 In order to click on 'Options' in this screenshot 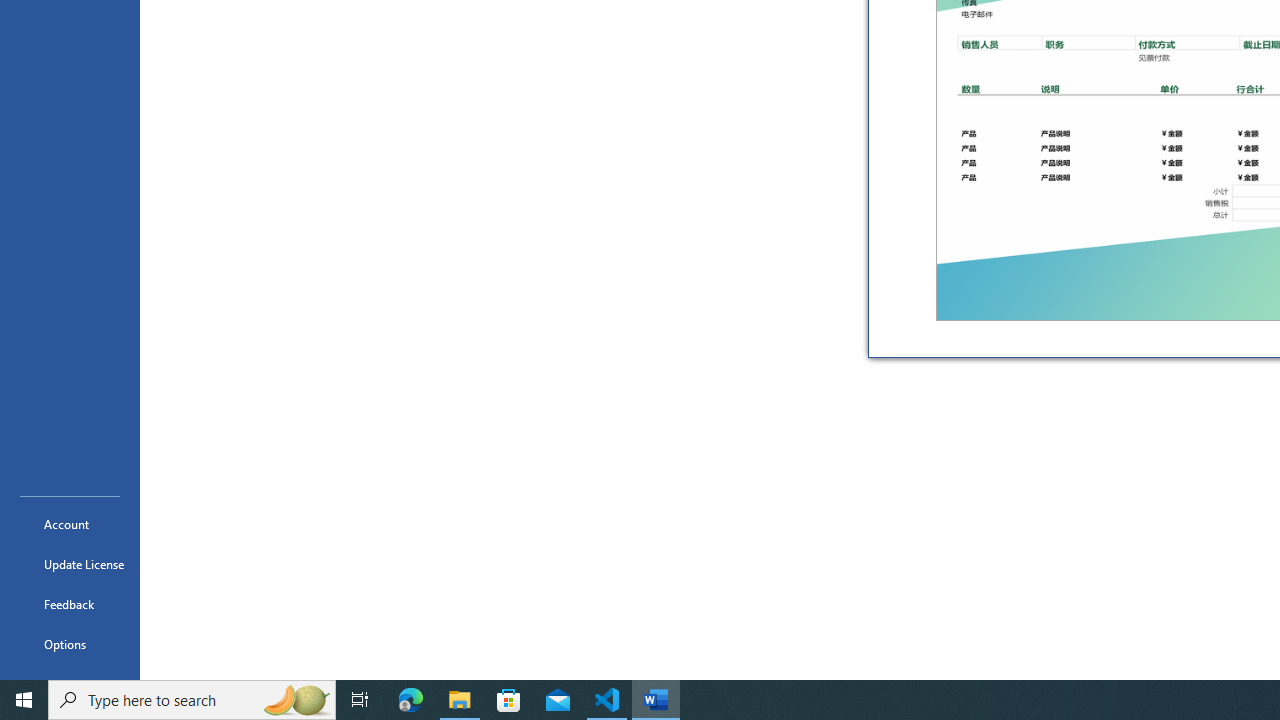, I will do `click(69, 644)`.